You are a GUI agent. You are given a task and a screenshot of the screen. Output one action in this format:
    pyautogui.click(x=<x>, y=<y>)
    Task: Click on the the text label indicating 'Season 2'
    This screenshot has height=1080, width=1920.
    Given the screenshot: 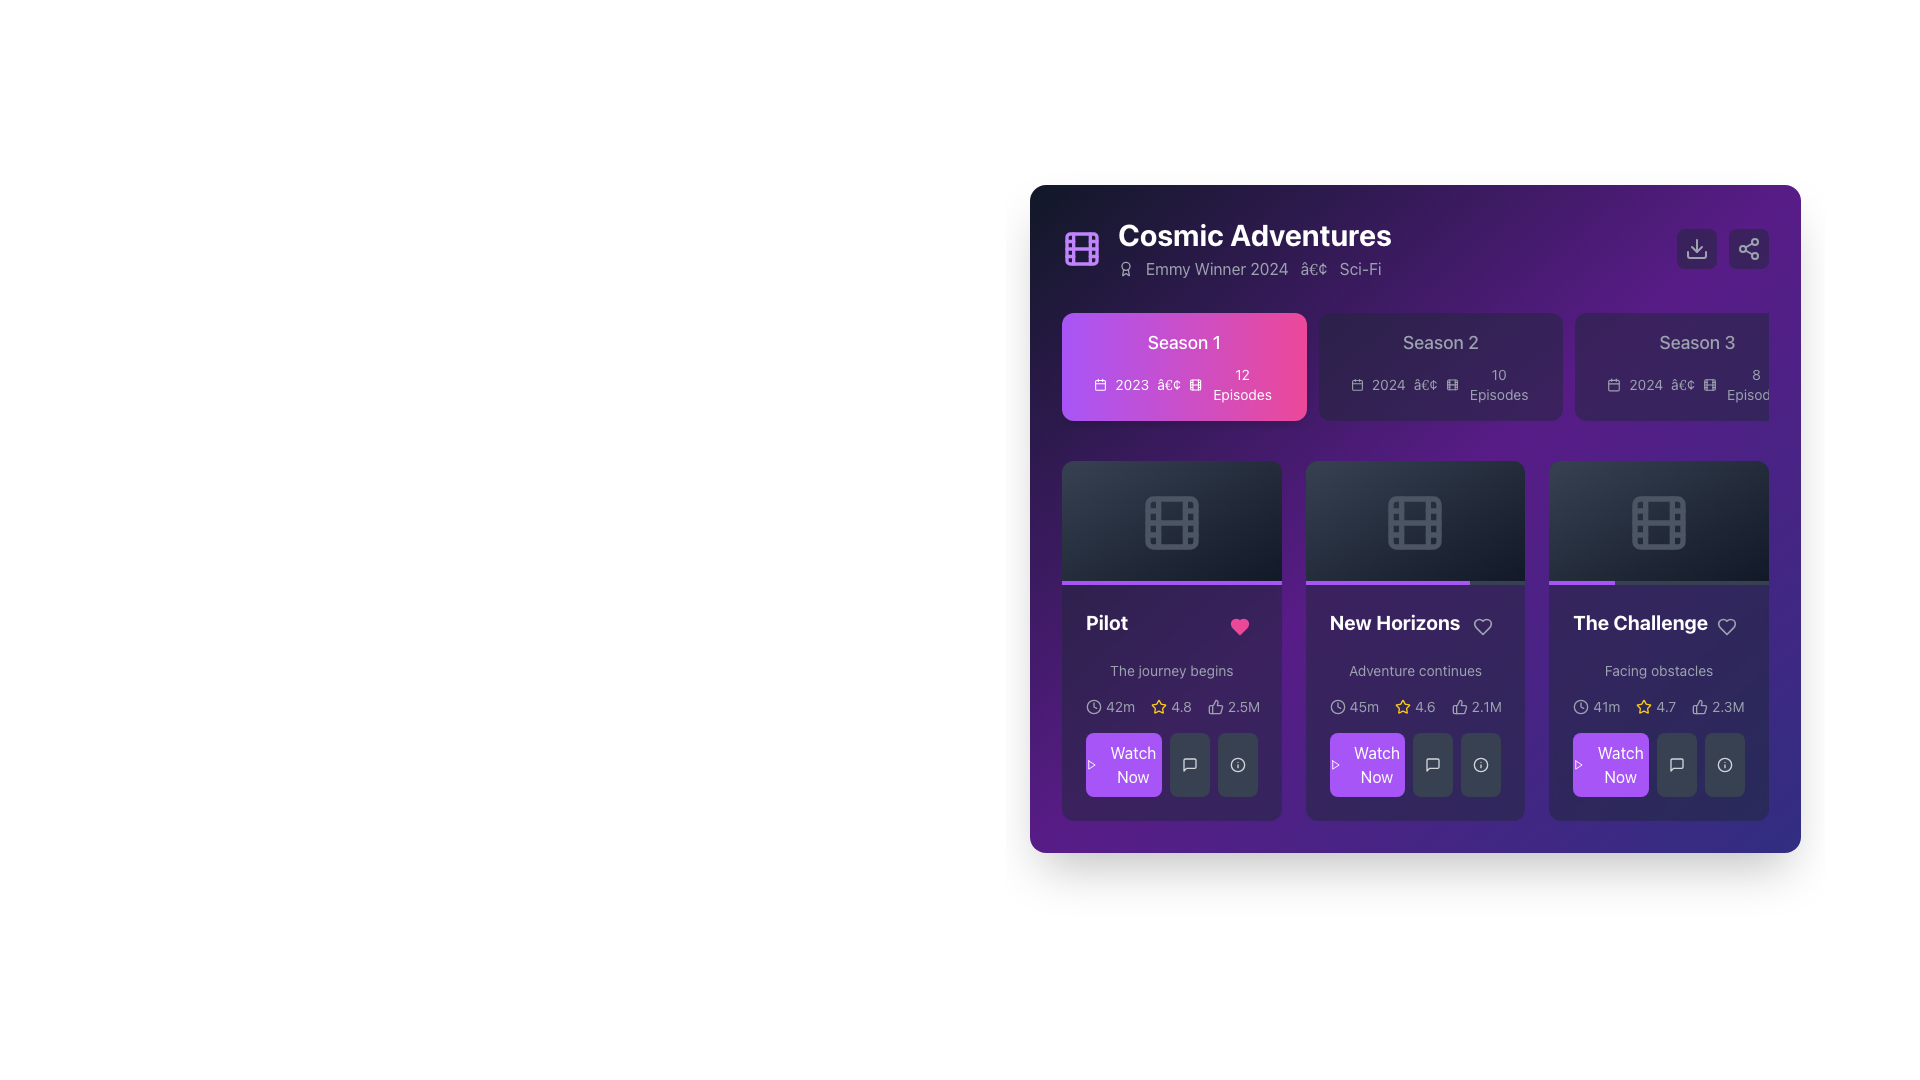 What is the action you would take?
    pyautogui.click(x=1440, y=342)
    